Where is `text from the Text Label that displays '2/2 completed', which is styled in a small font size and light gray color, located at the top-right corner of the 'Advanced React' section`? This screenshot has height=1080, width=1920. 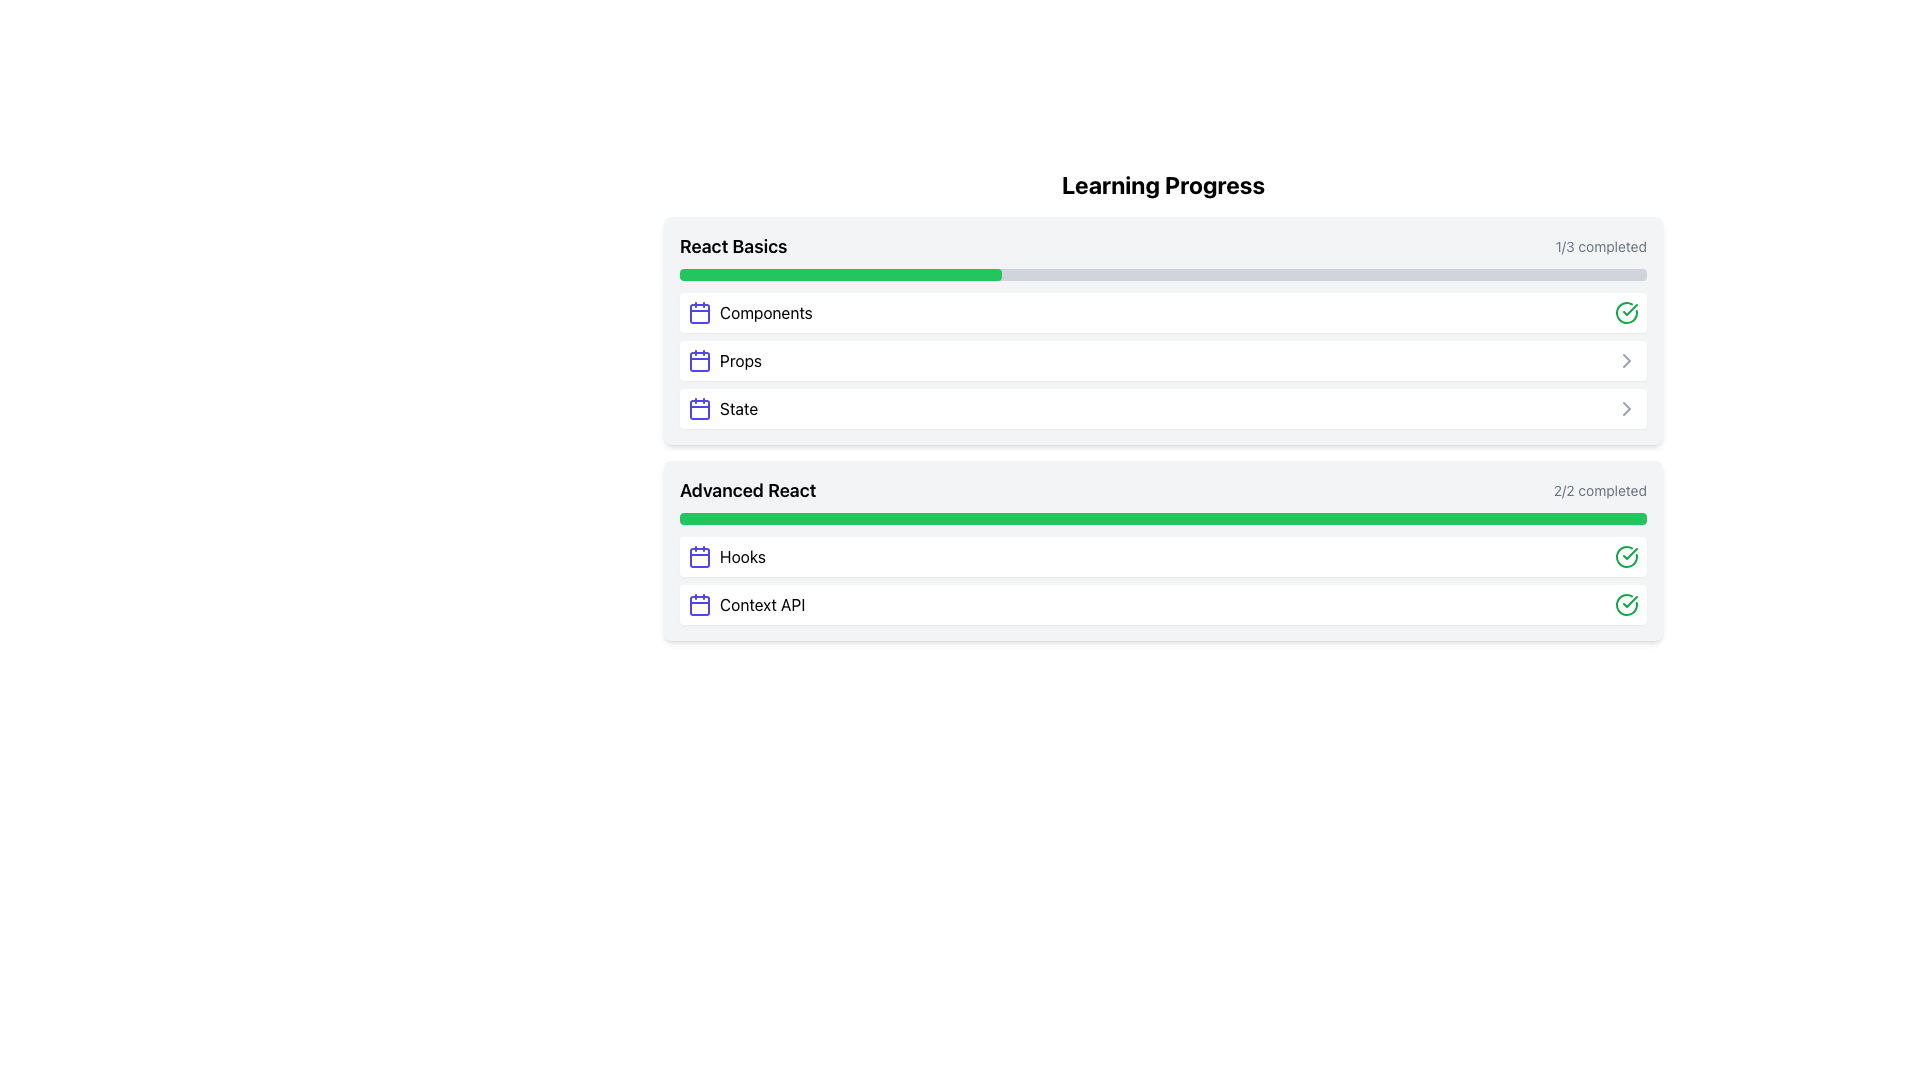
text from the Text Label that displays '2/2 completed', which is styled in a small font size and light gray color, located at the top-right corner of the 'Advanced React' section is located at coordinates (1600, 490).